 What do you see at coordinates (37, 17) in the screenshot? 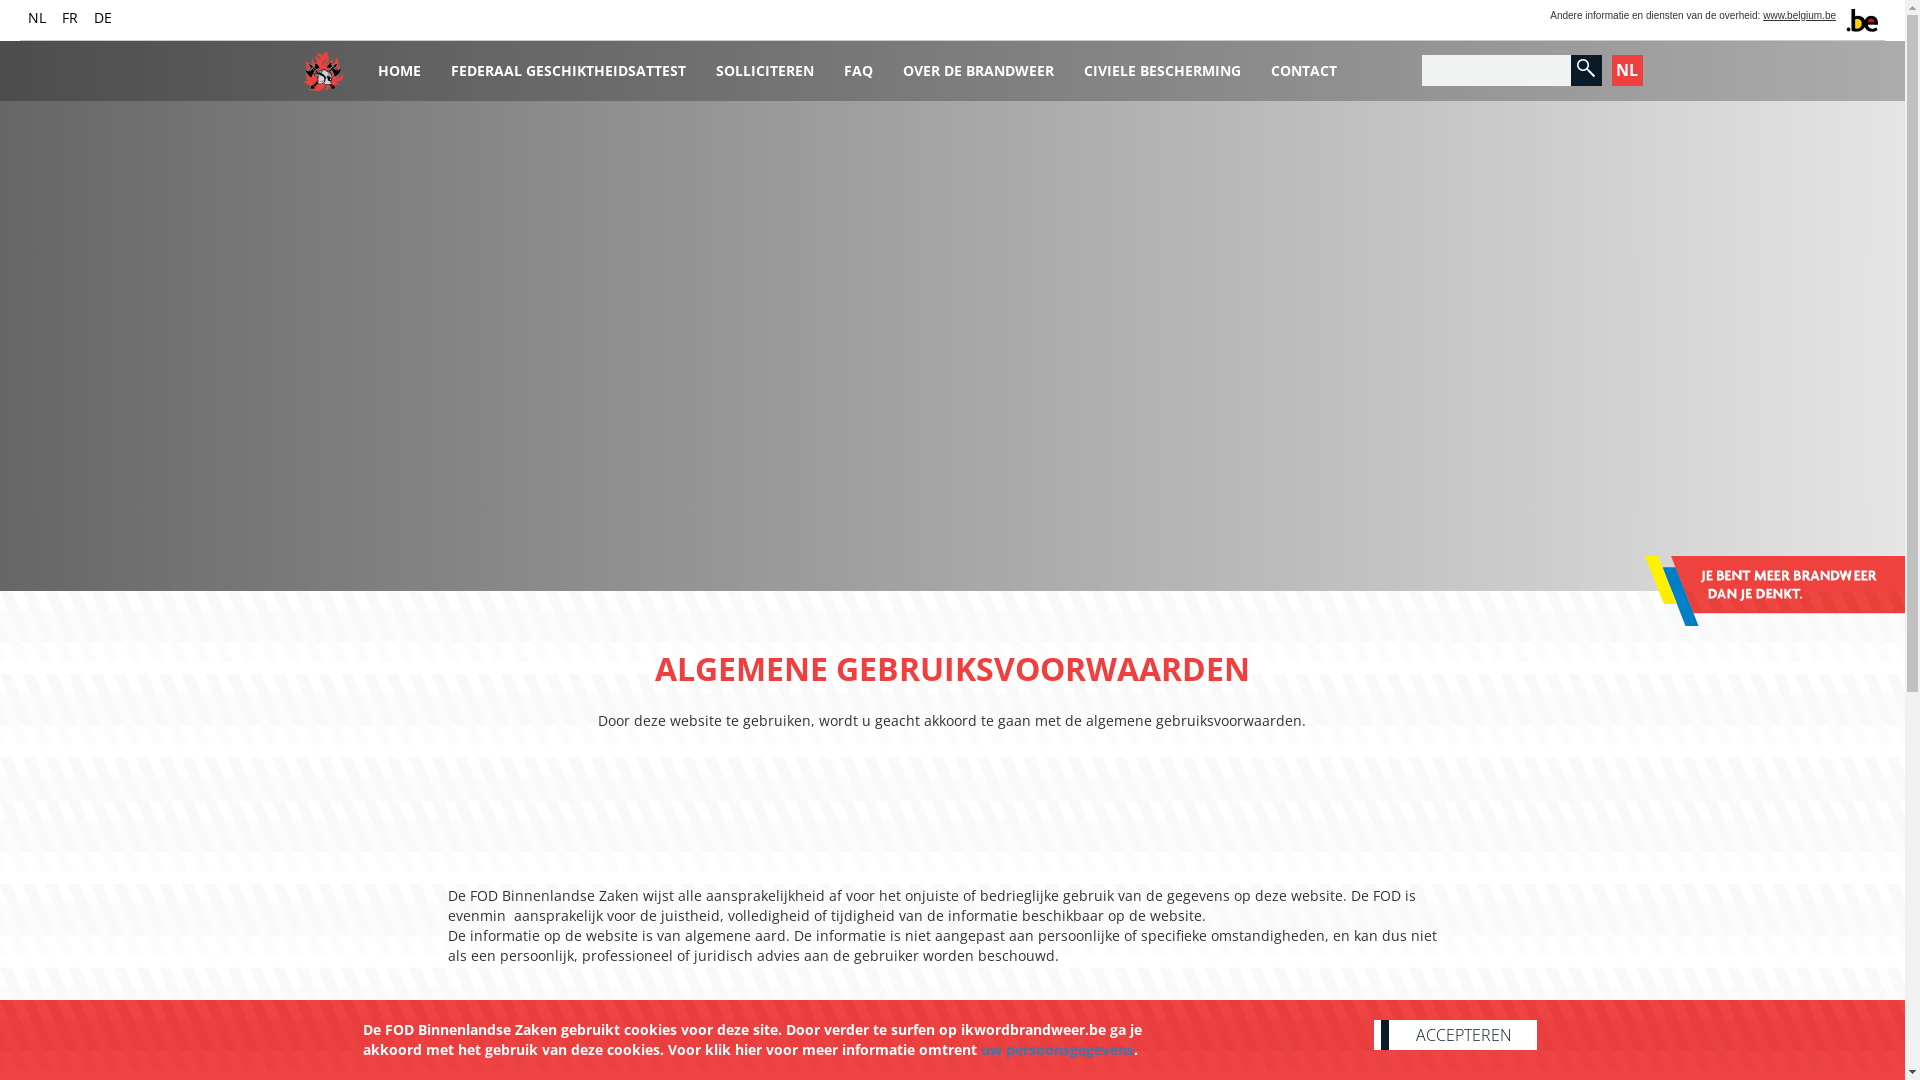
I see `'NL'` at bounding box center [37, 17].